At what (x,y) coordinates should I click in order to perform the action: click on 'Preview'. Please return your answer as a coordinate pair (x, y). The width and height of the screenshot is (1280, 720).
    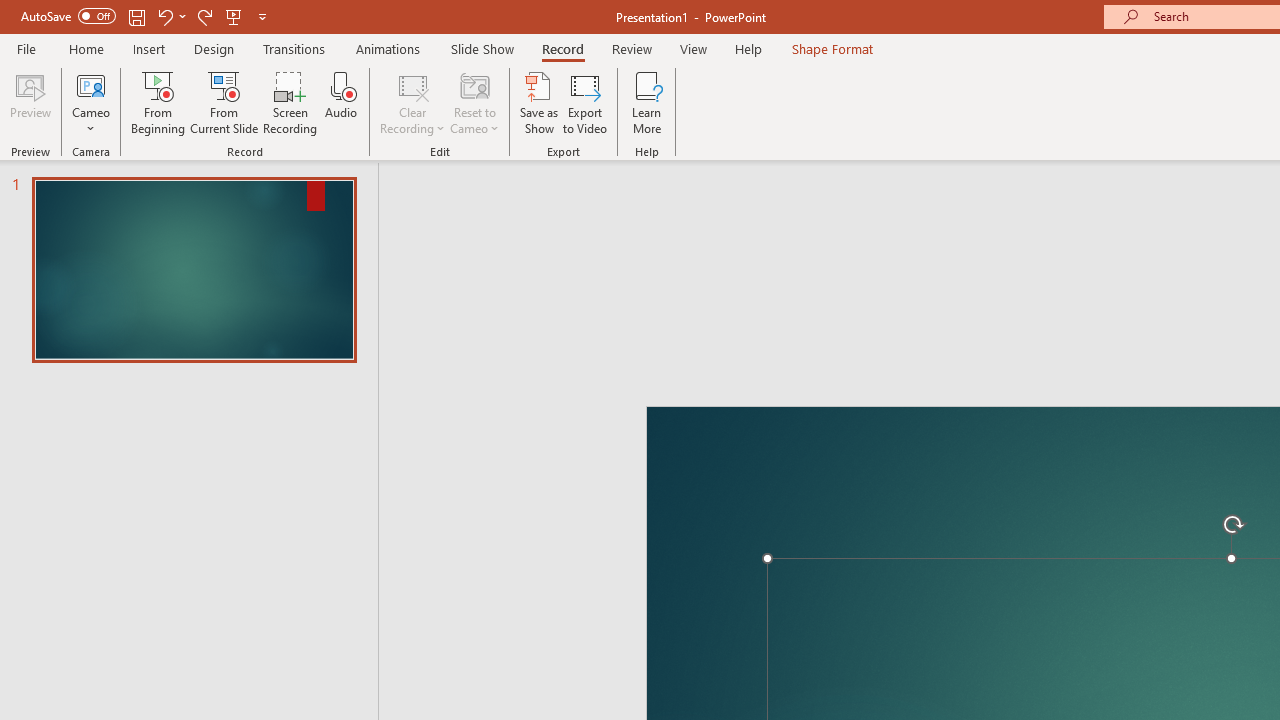
    Looking at the image, I should click on (30, 103).